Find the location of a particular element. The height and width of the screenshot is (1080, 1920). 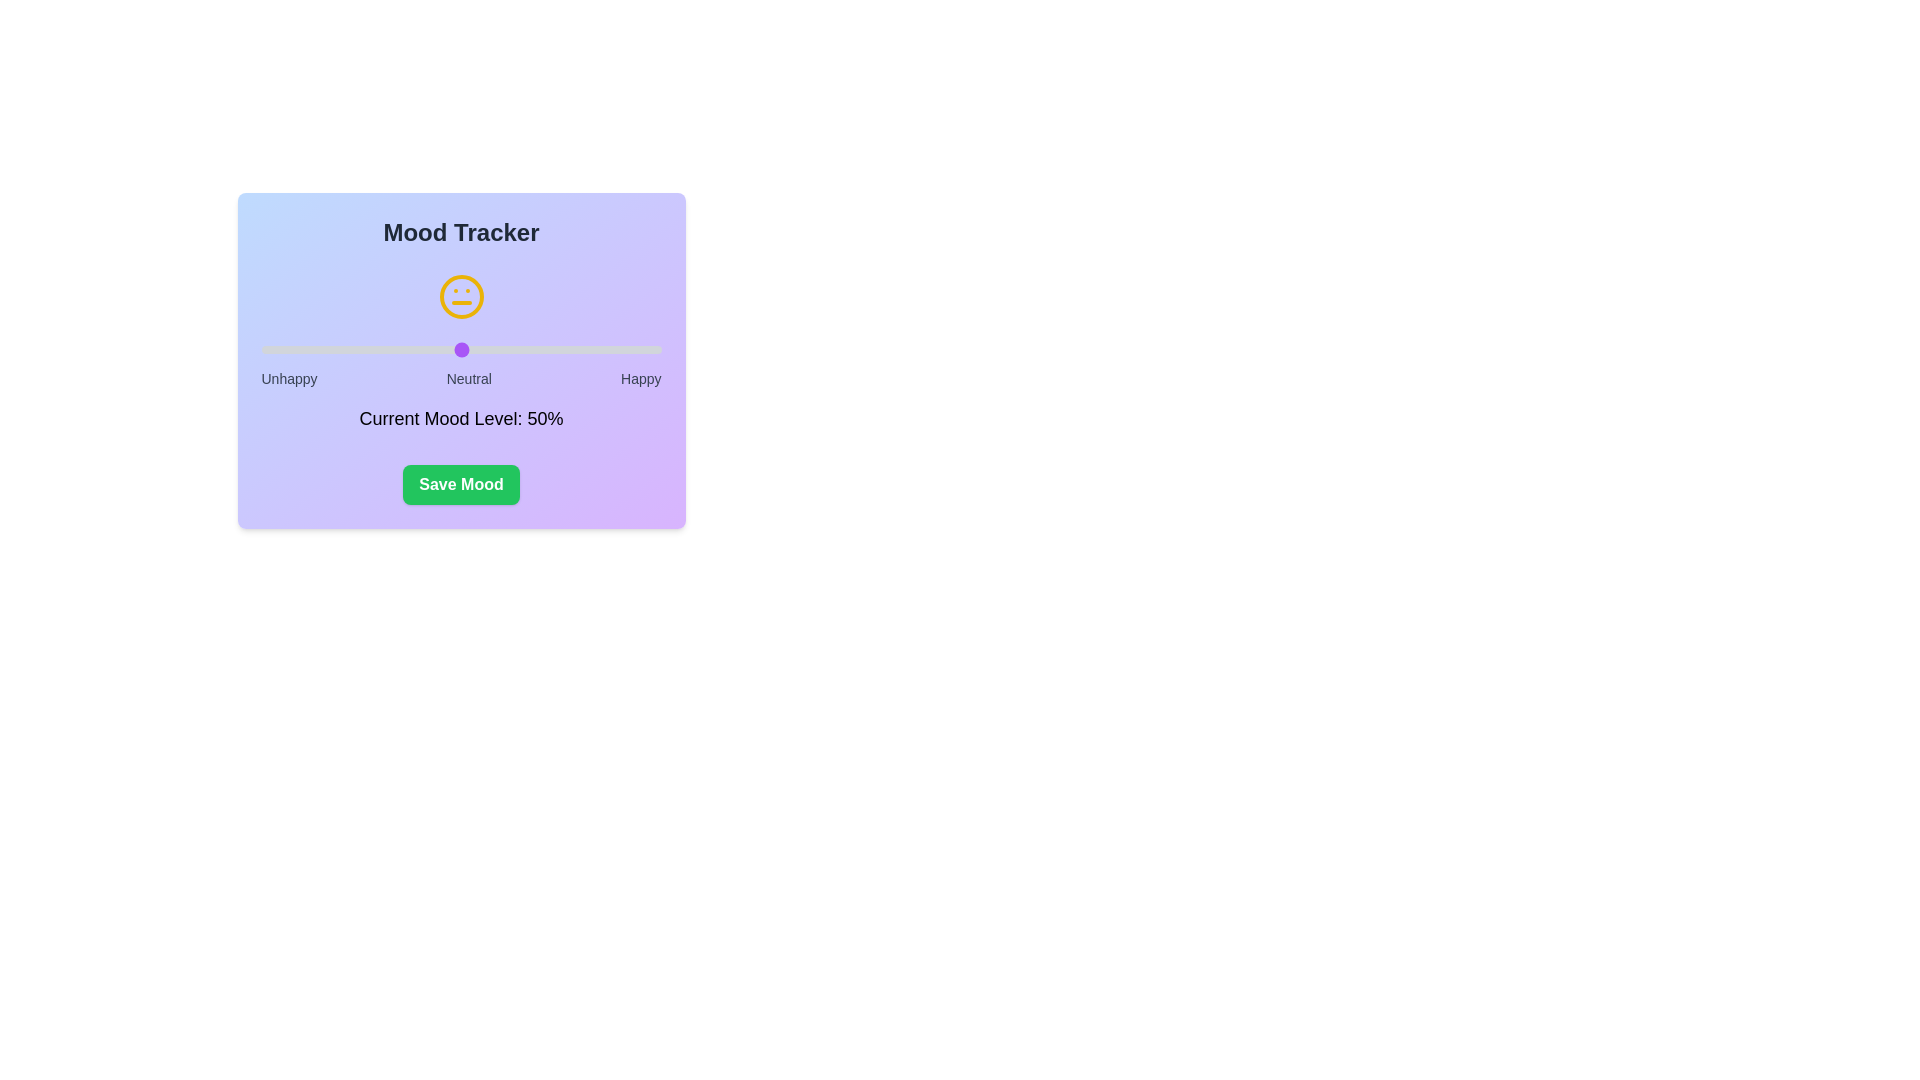

the mood slider to set the mood level to 17% is located at coordinates (329, 349).